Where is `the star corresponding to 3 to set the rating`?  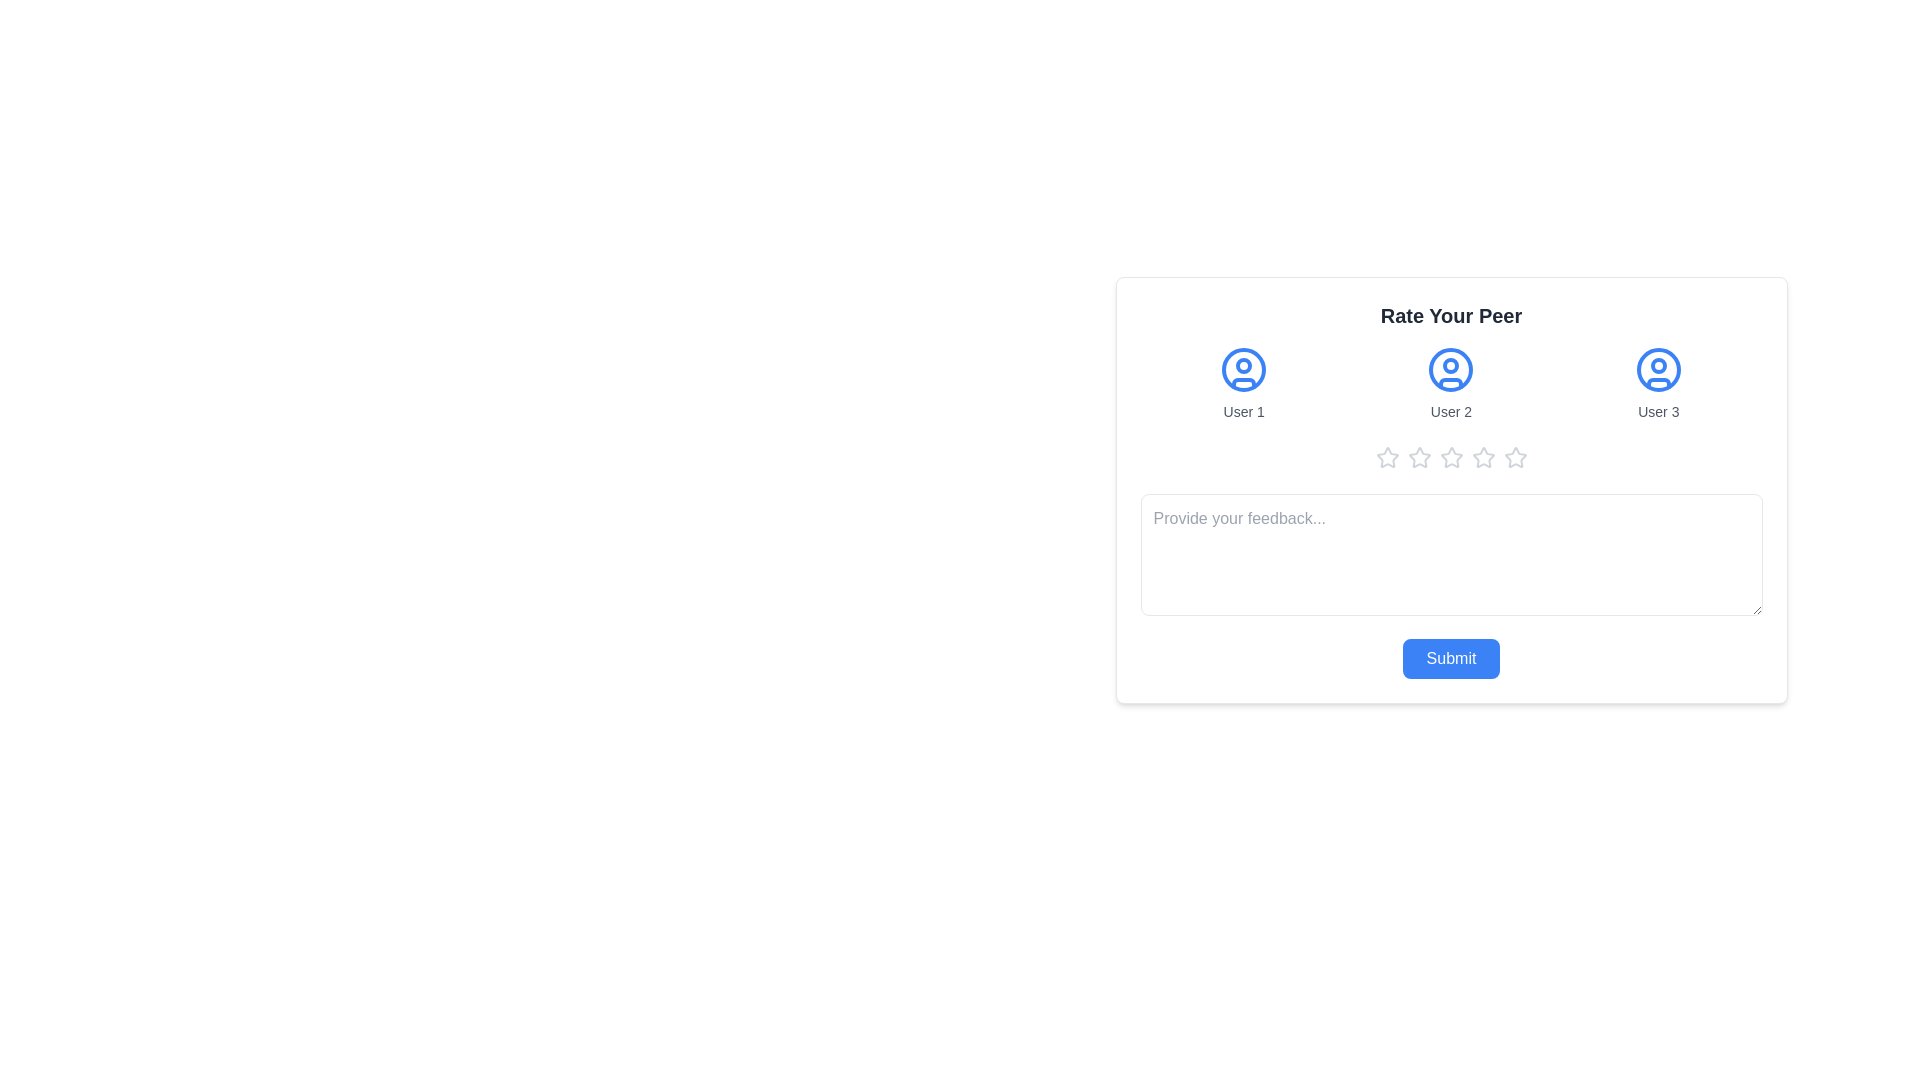 the star corresponding to 3 to set the rating is located at coordinates (1451, 458).